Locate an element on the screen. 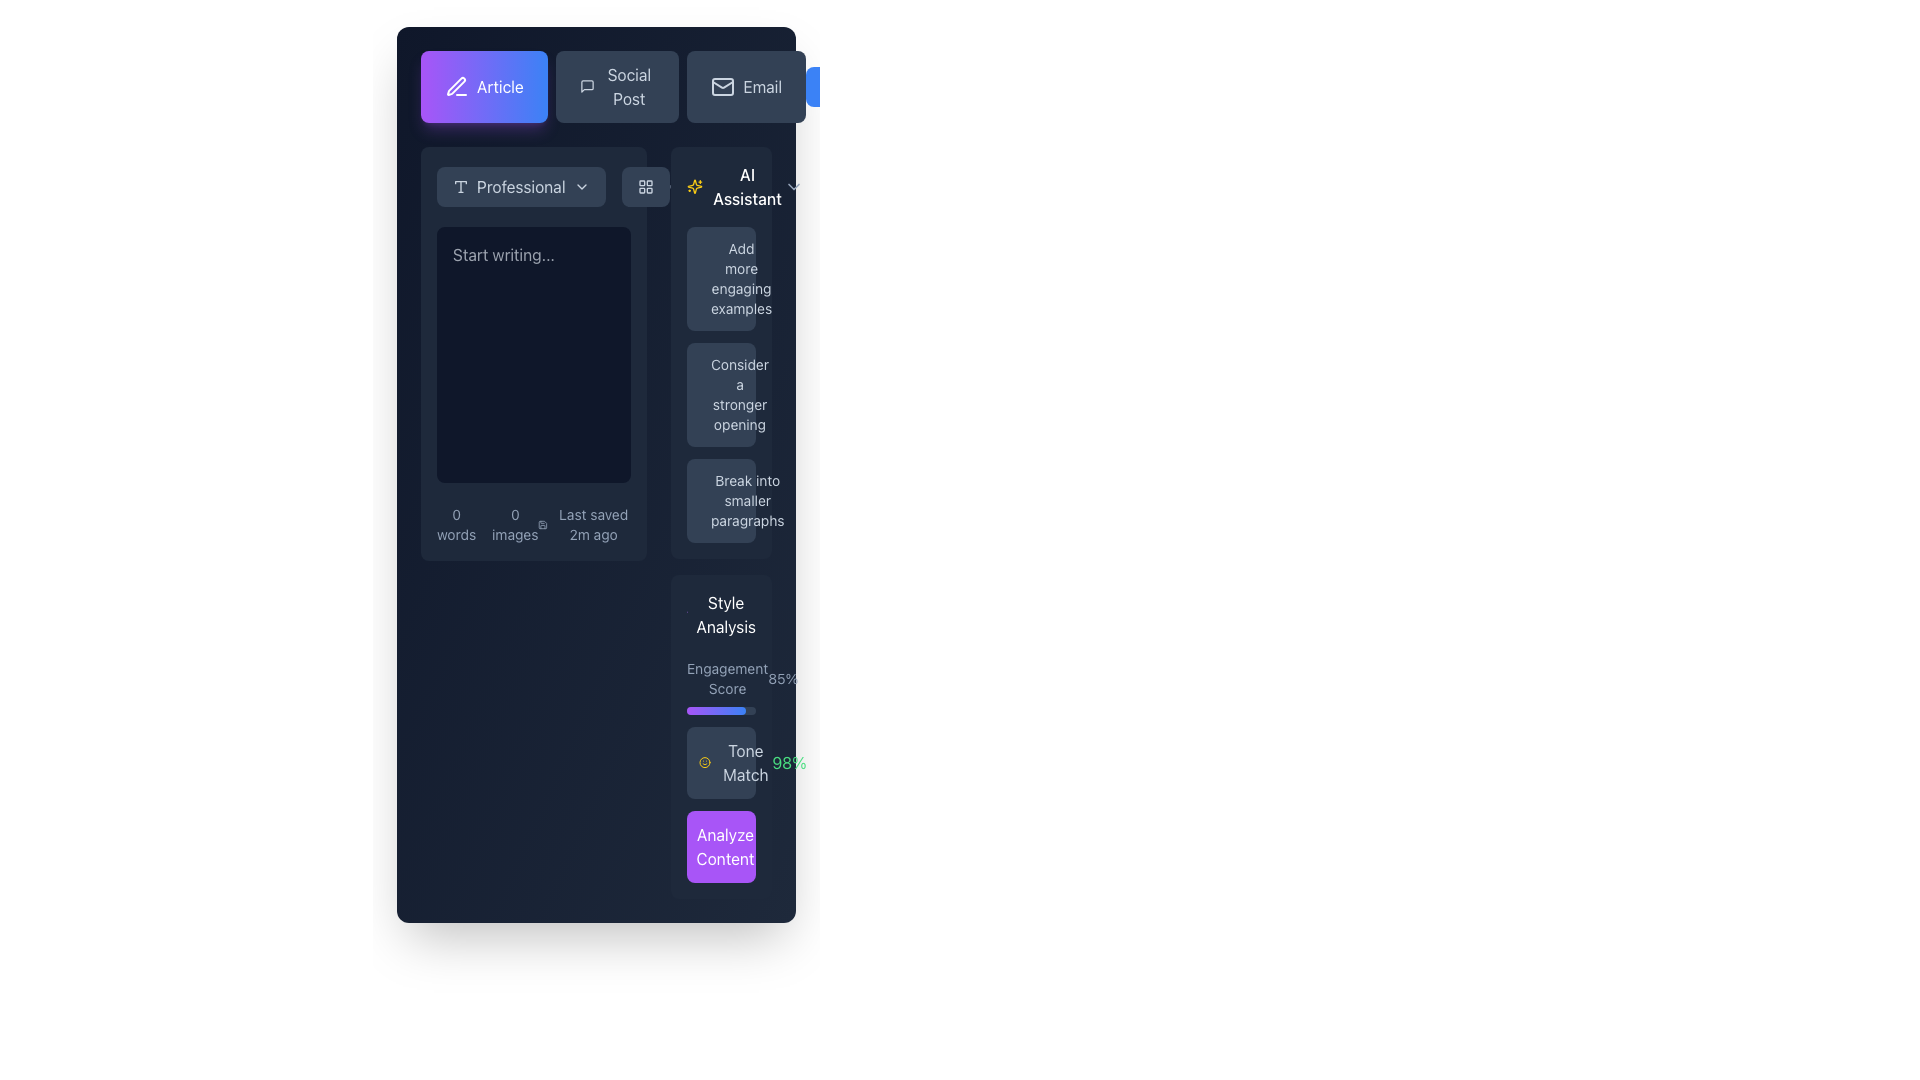 This screenshot has height=1080, width=1920. the progress bar, which is a horizontally elongated rectangle with a gradient from purple to blue, located in the bottom-right quadrant of the interface near the 'Engagement Score' text is located at coordinates (716, 709).